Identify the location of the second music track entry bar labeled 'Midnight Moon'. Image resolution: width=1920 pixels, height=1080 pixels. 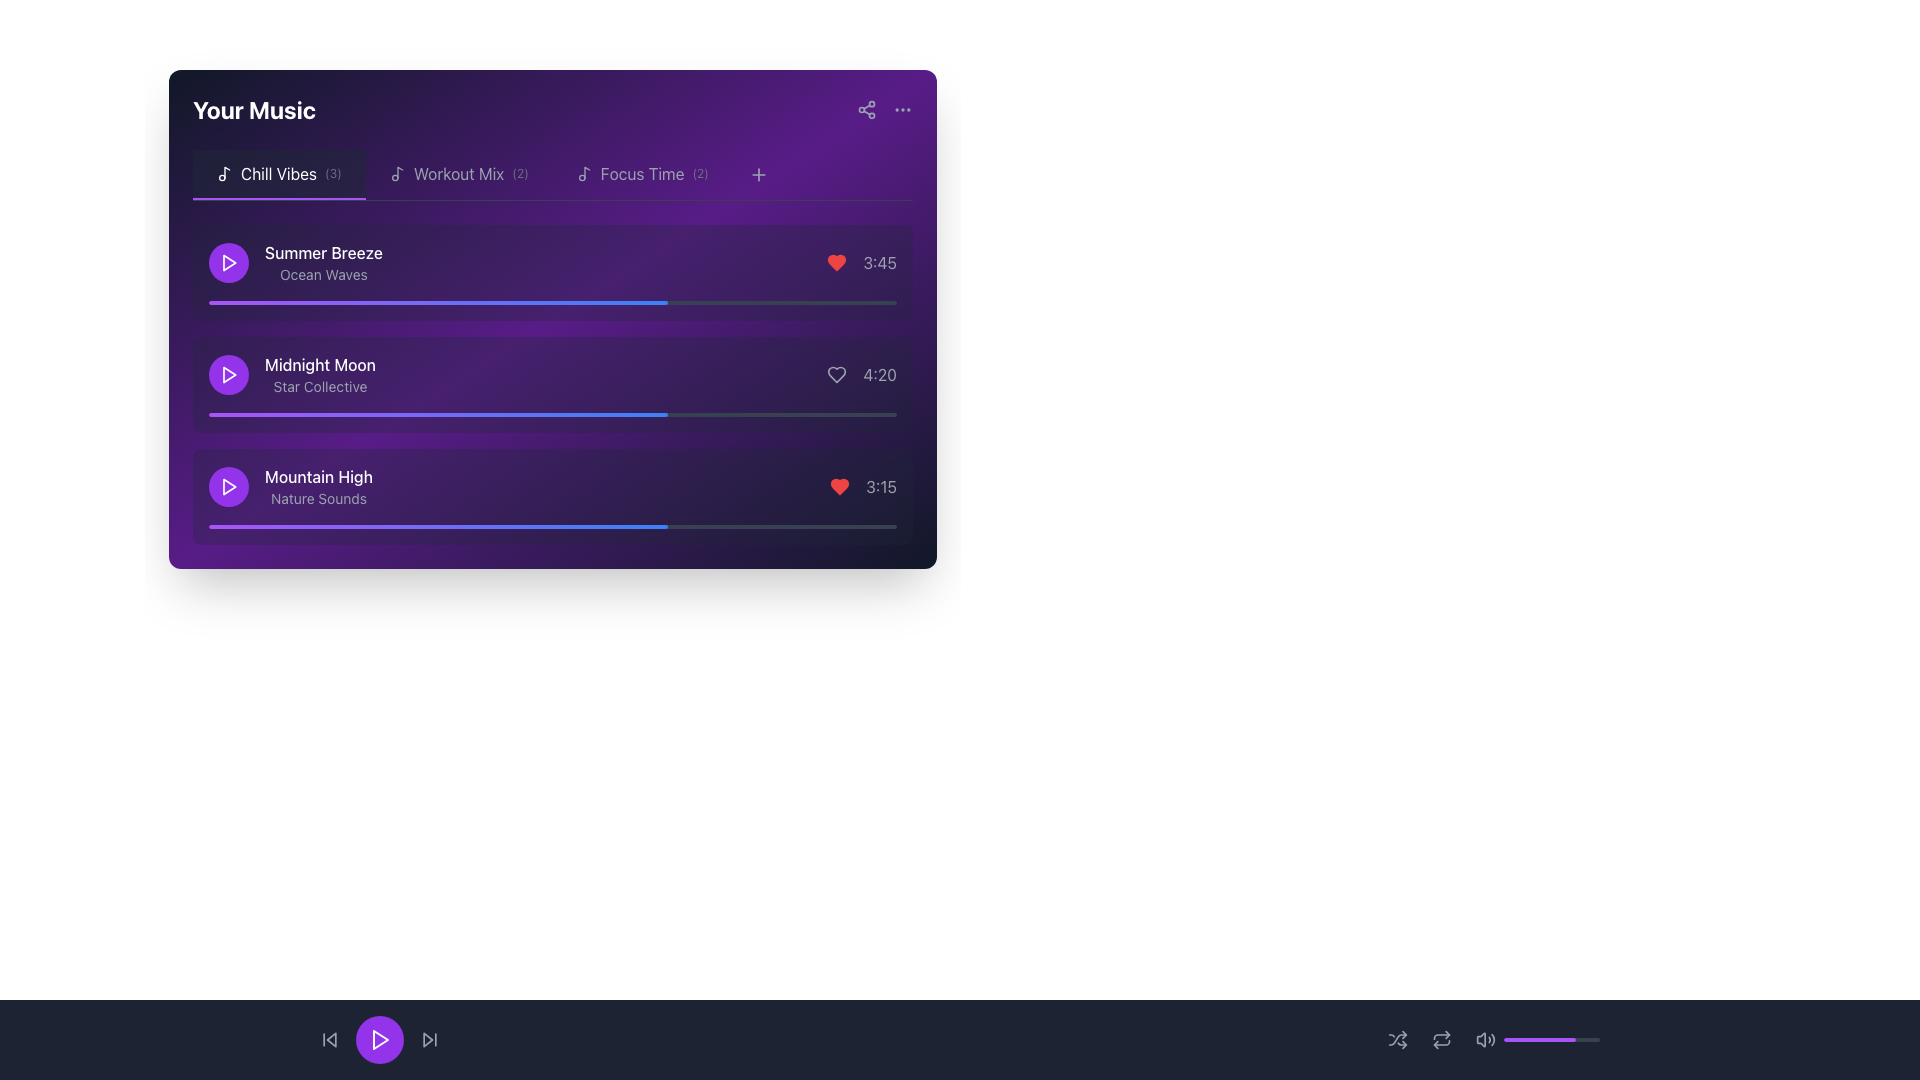
(552, 374).